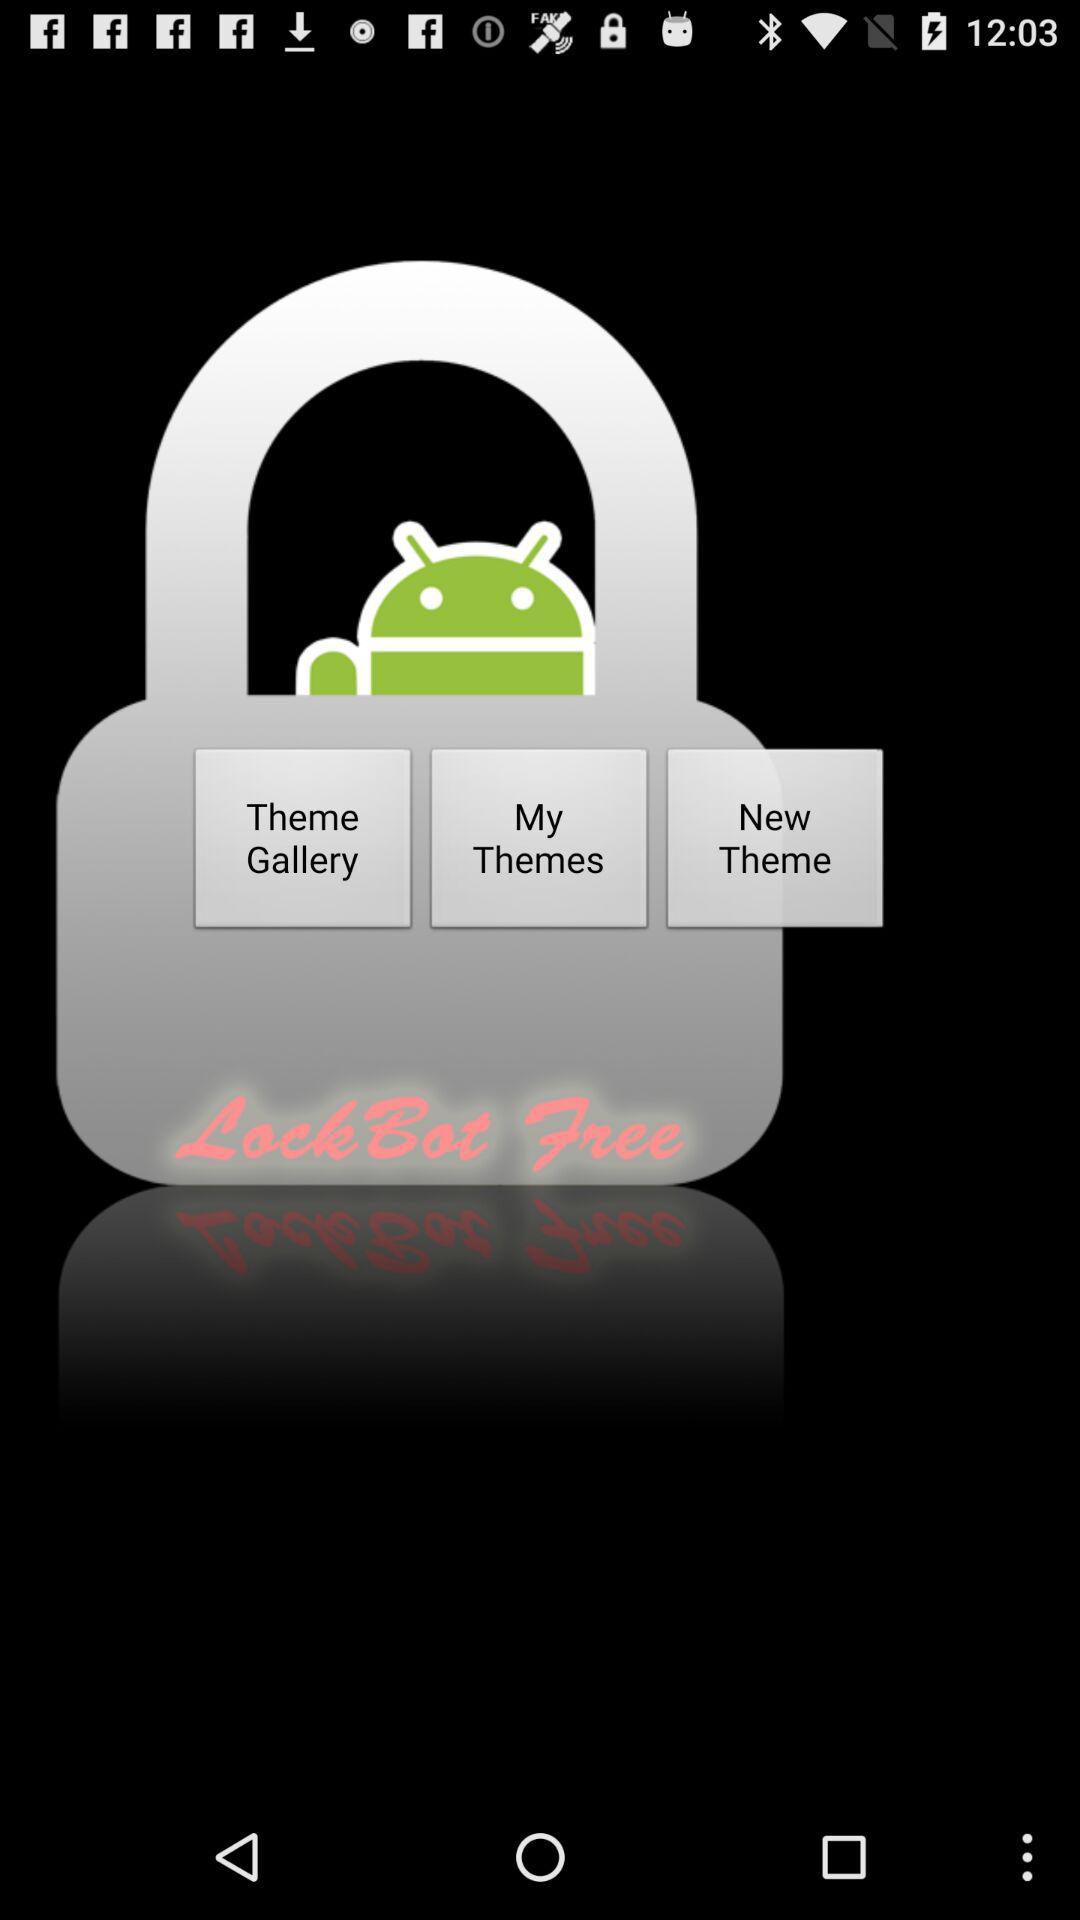 This screenshot has width=1080, height=1920. Describe the element at coordinates (538, 844) in the screenshot. I see `the my themes icon` at that location.